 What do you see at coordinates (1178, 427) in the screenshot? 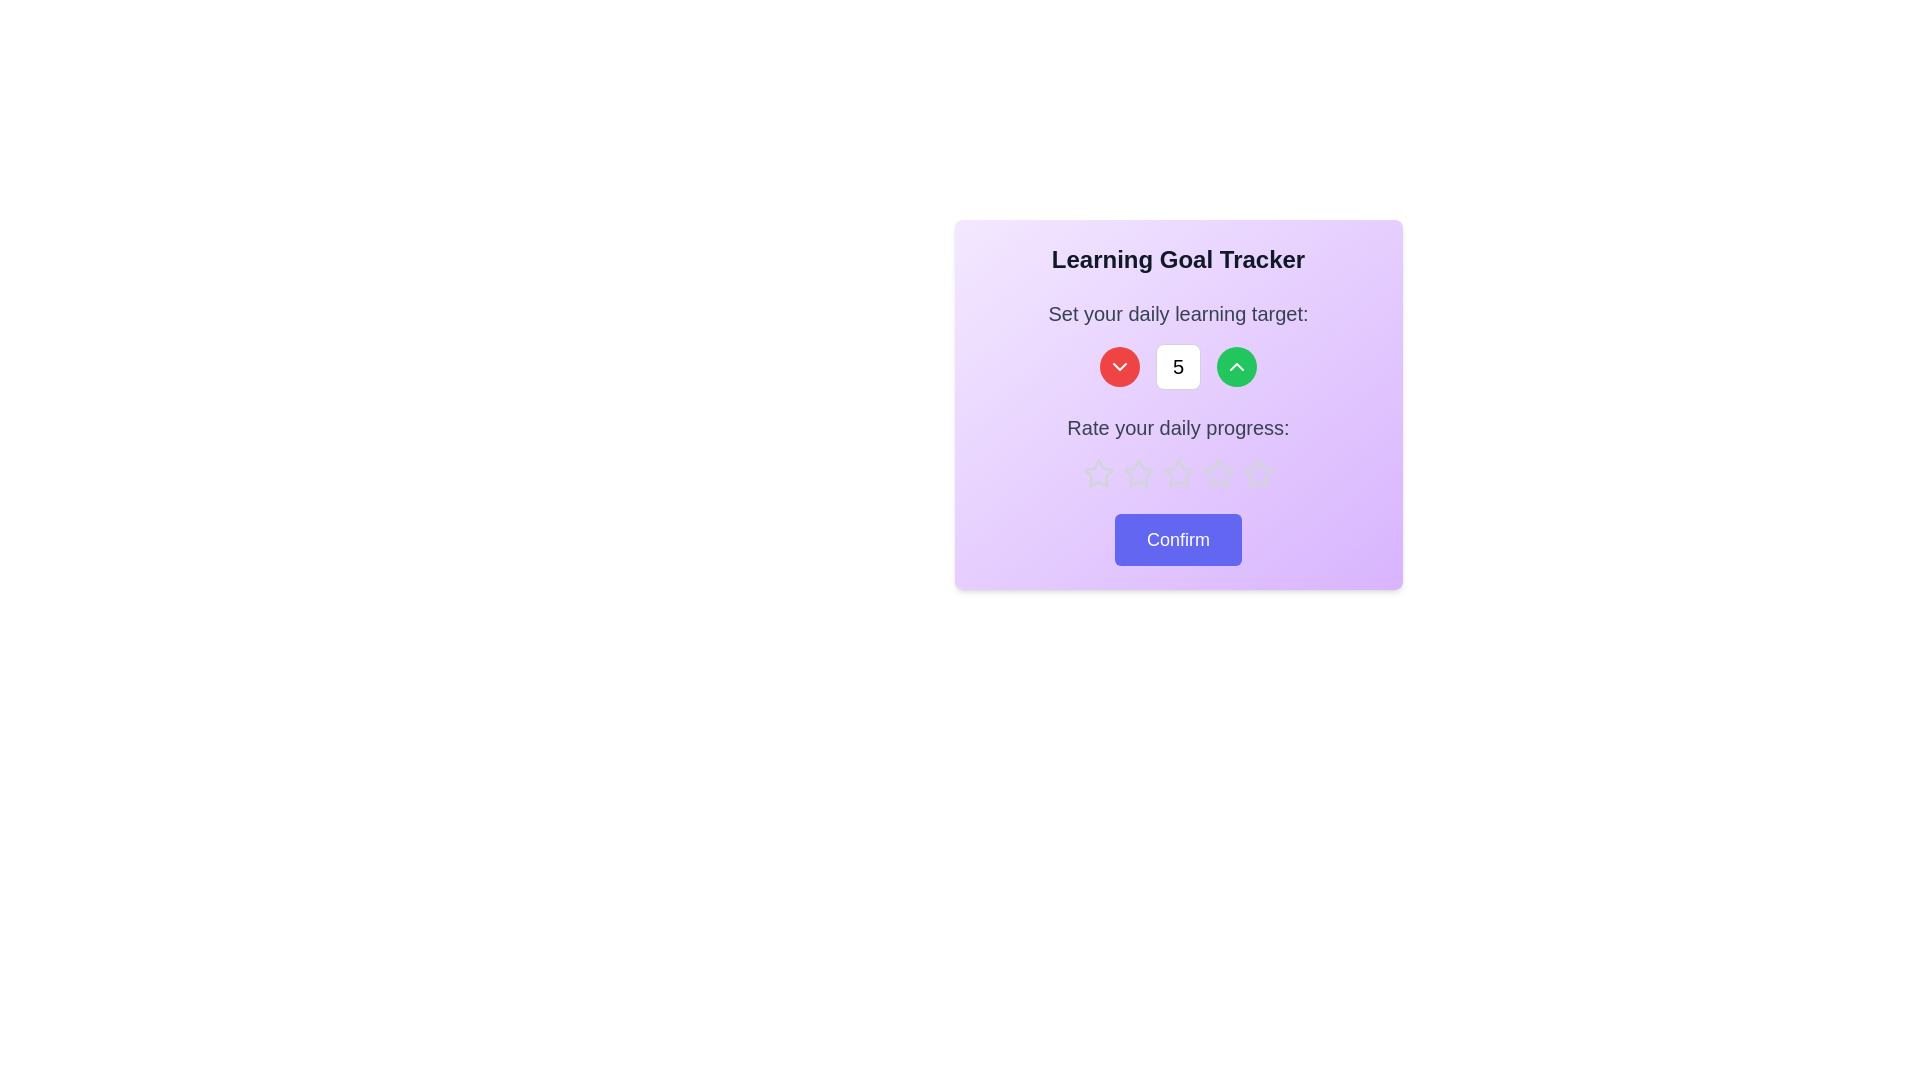
I see `the Static Text element displaying 'Rate your daily progress:' which is located above the star icons for rating` at bounding box center [1178, 427].